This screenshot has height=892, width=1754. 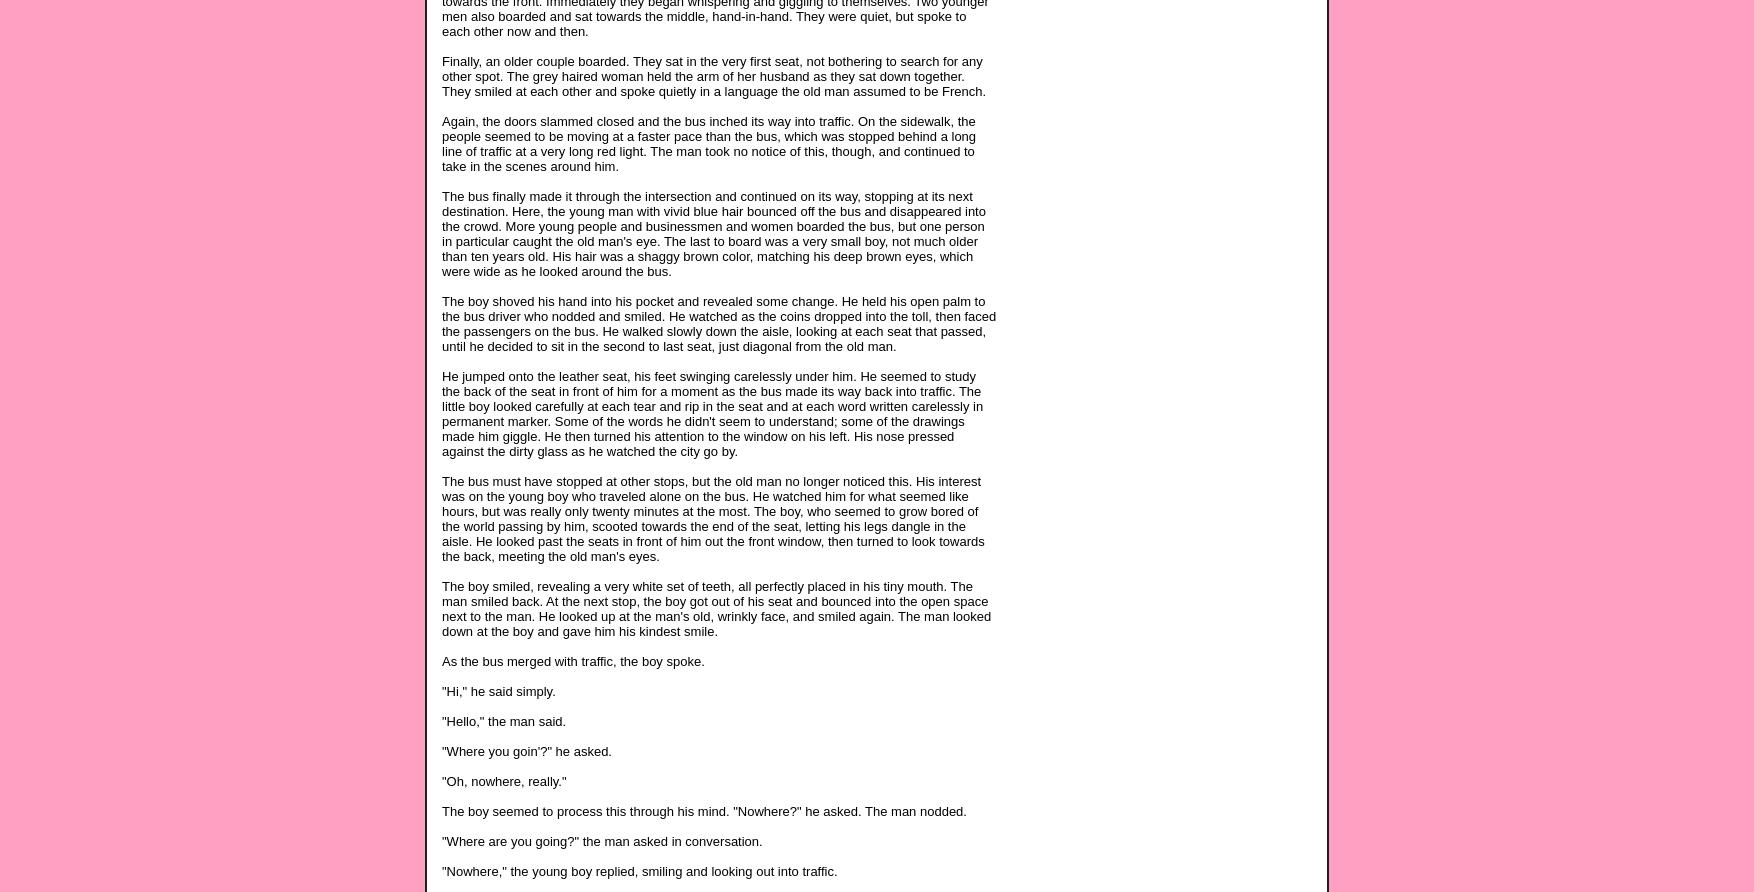 I want to click on 'The boy smiled, revealing a very white set of teeth, all perfectly placed in his tiny mouth. The man smiled back. At the next stop, the boy got out of his seat and bounced into the open space next to the man. He looked up at the man's old, wrinkly face, and smiled again. The man looked down at the boy and gave him his kindest smile.', so click(x=716, y=606).